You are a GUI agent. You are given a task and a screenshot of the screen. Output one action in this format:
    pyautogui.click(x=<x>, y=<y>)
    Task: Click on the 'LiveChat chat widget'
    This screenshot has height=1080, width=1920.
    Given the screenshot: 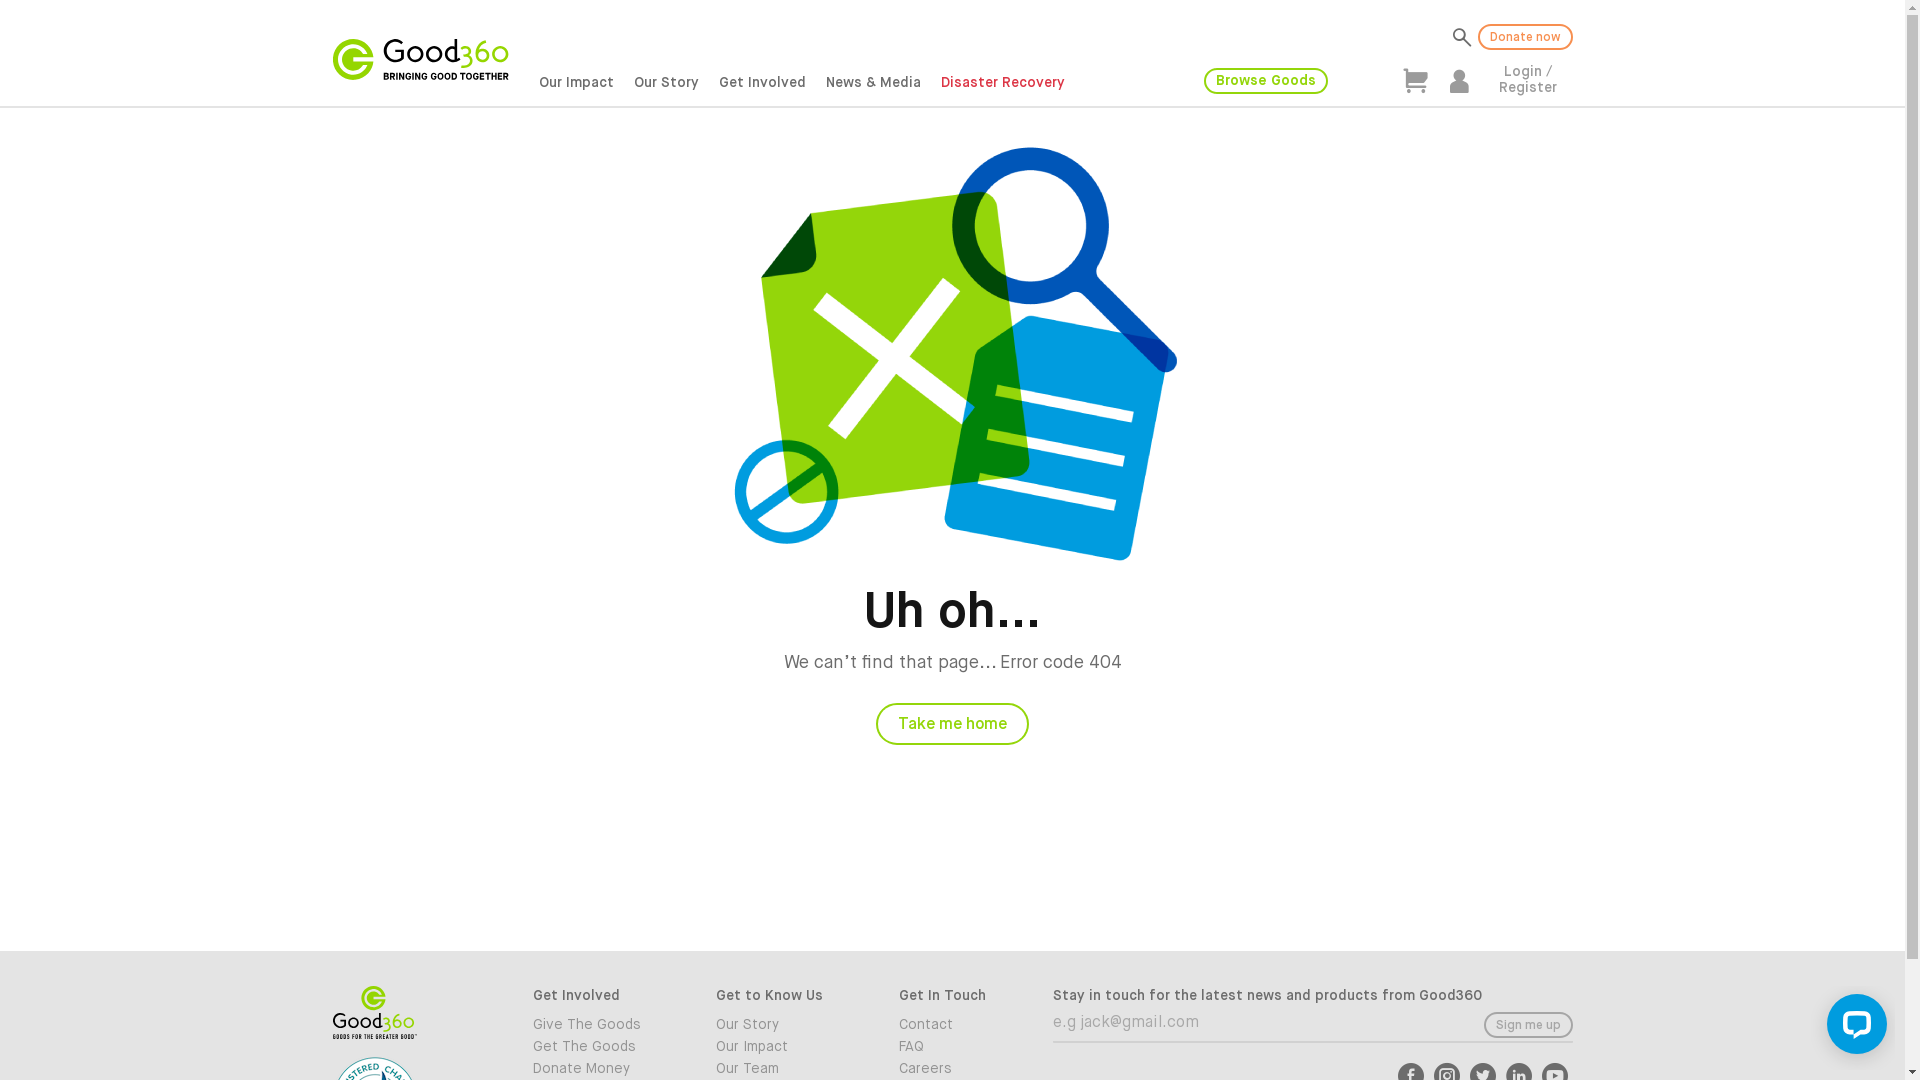 What is the action you would take?
    pyautogui.click(x=1851, y=1028)
    